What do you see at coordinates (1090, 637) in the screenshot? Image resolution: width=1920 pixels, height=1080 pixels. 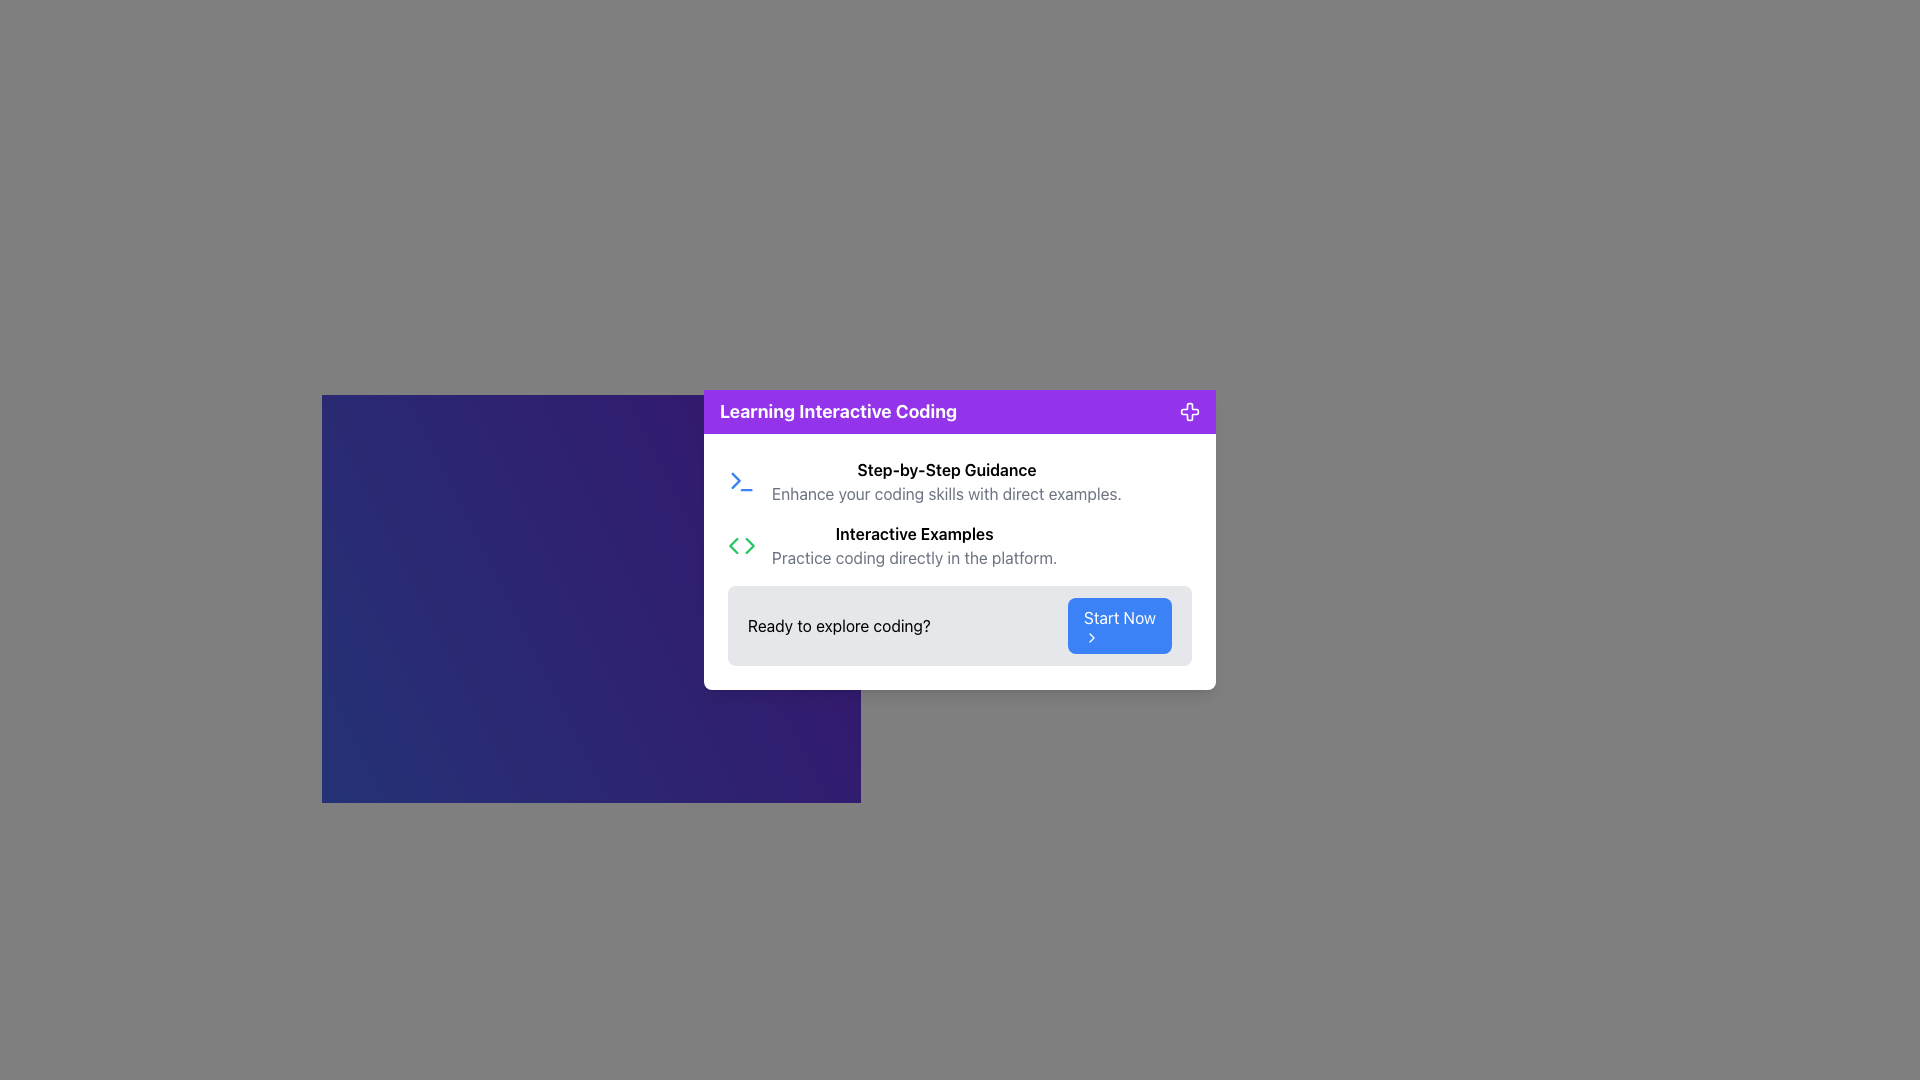 I see `the chevron icon located on the right-hand side inside the 'Start Now' button of the 'Learning Interactive Coding' dialog` at bounding box center [1090, 637].